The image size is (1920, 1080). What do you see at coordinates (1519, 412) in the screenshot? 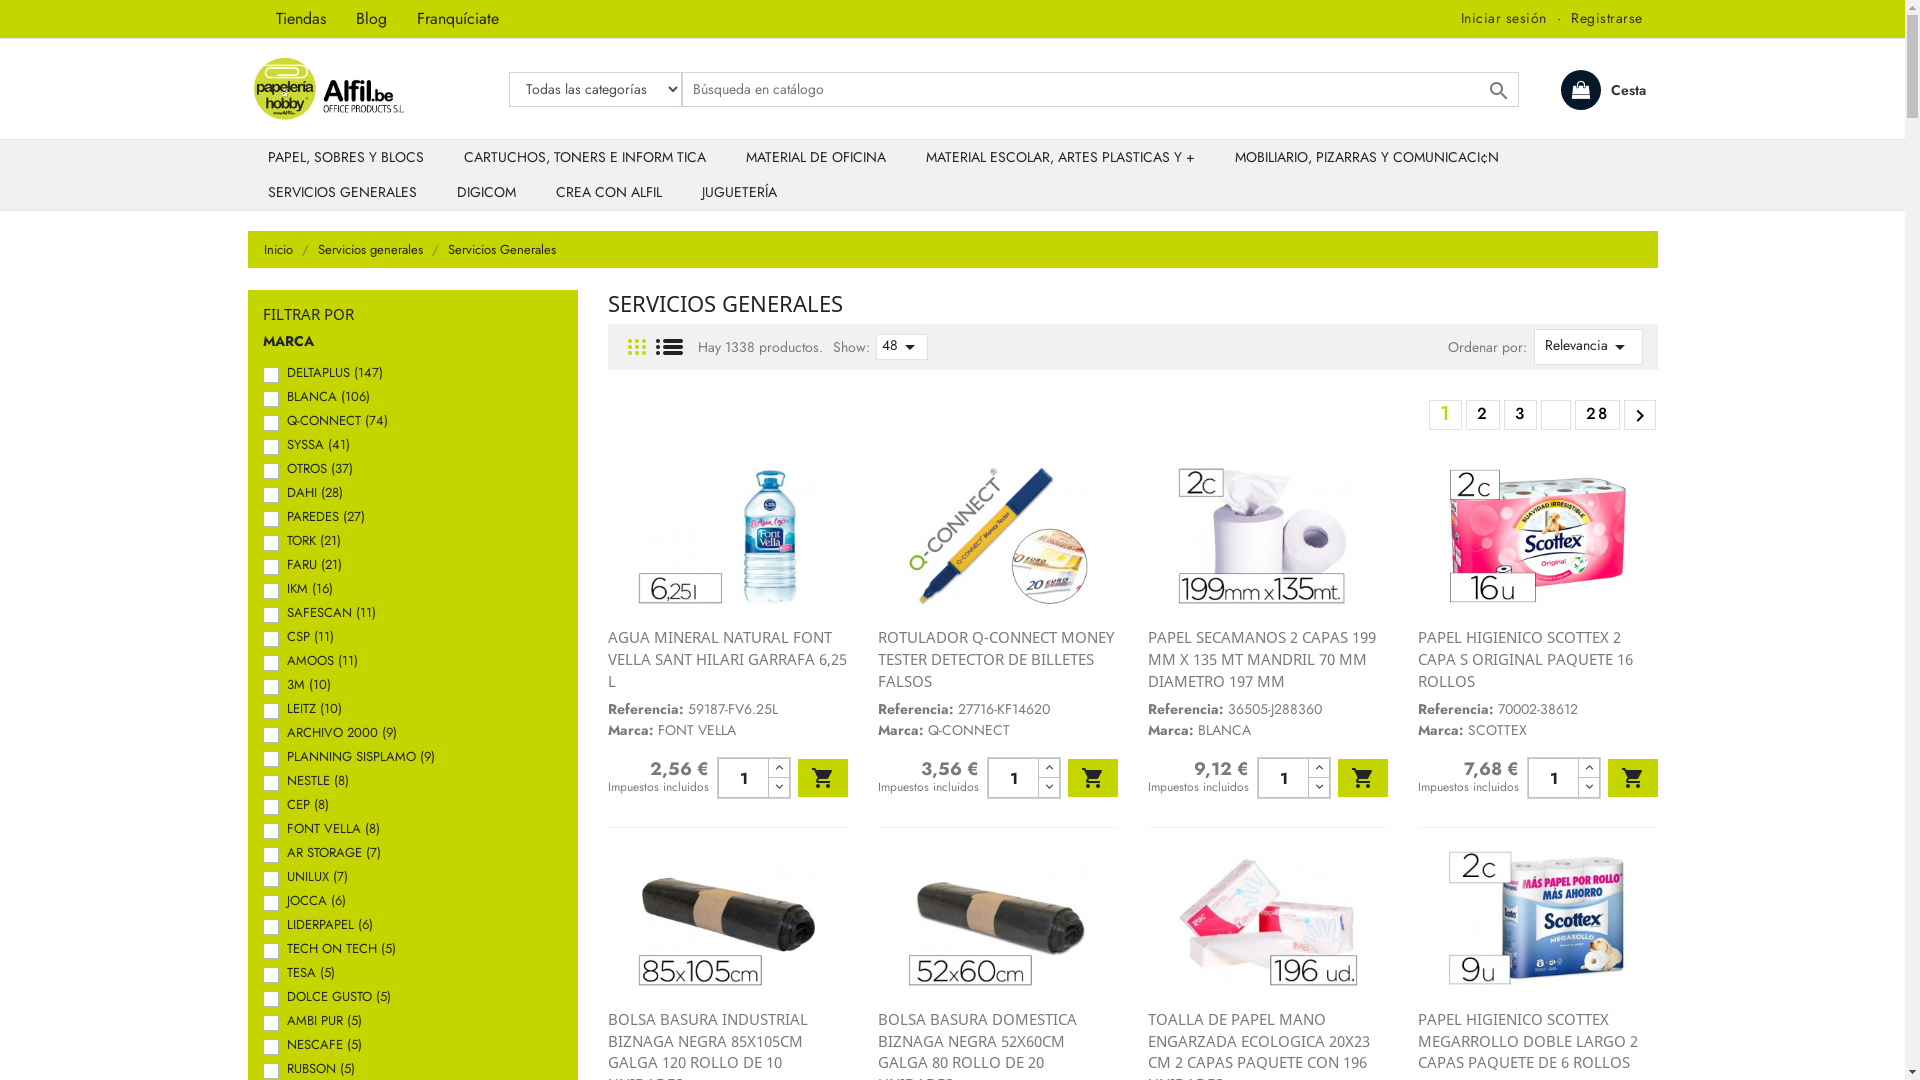
I see `'3'` at bounding box center [1519, 412].